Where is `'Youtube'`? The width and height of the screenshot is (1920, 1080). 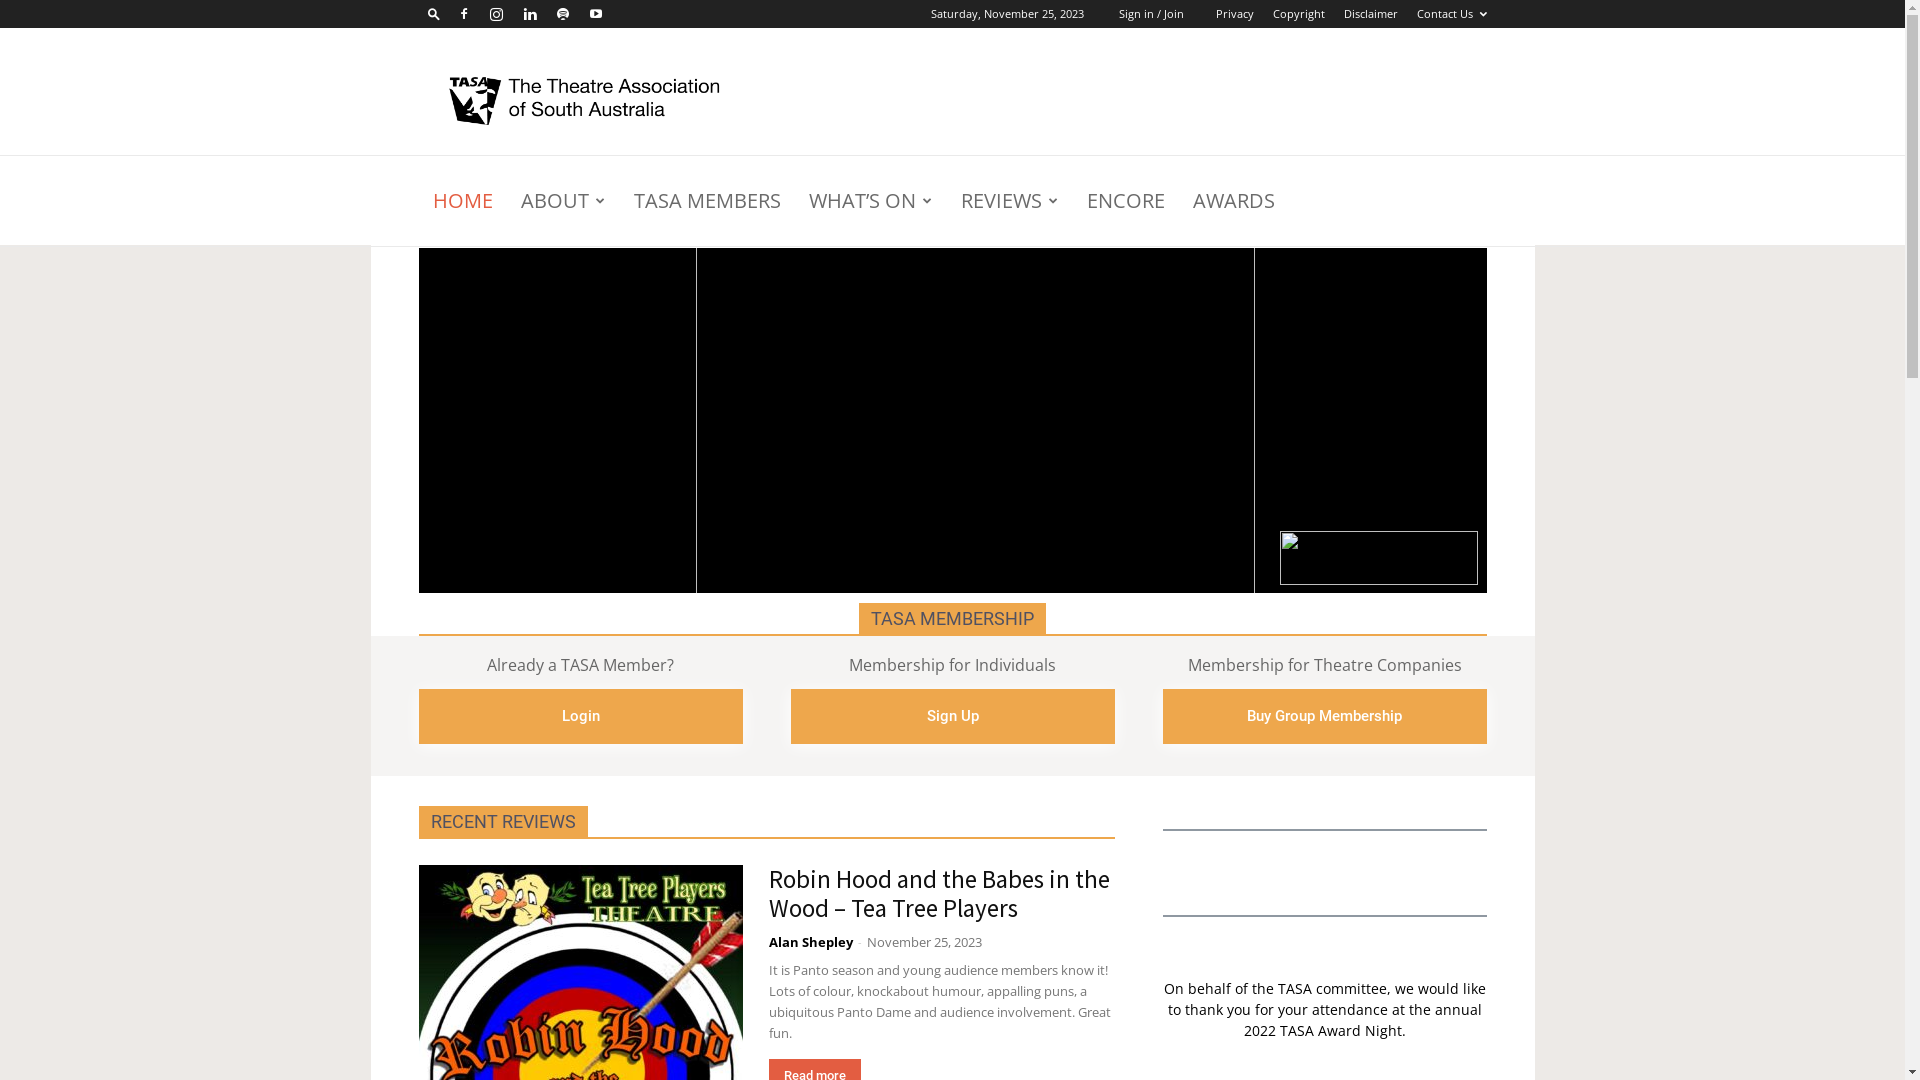 'Youtube' is located at coordinates (594, 14).